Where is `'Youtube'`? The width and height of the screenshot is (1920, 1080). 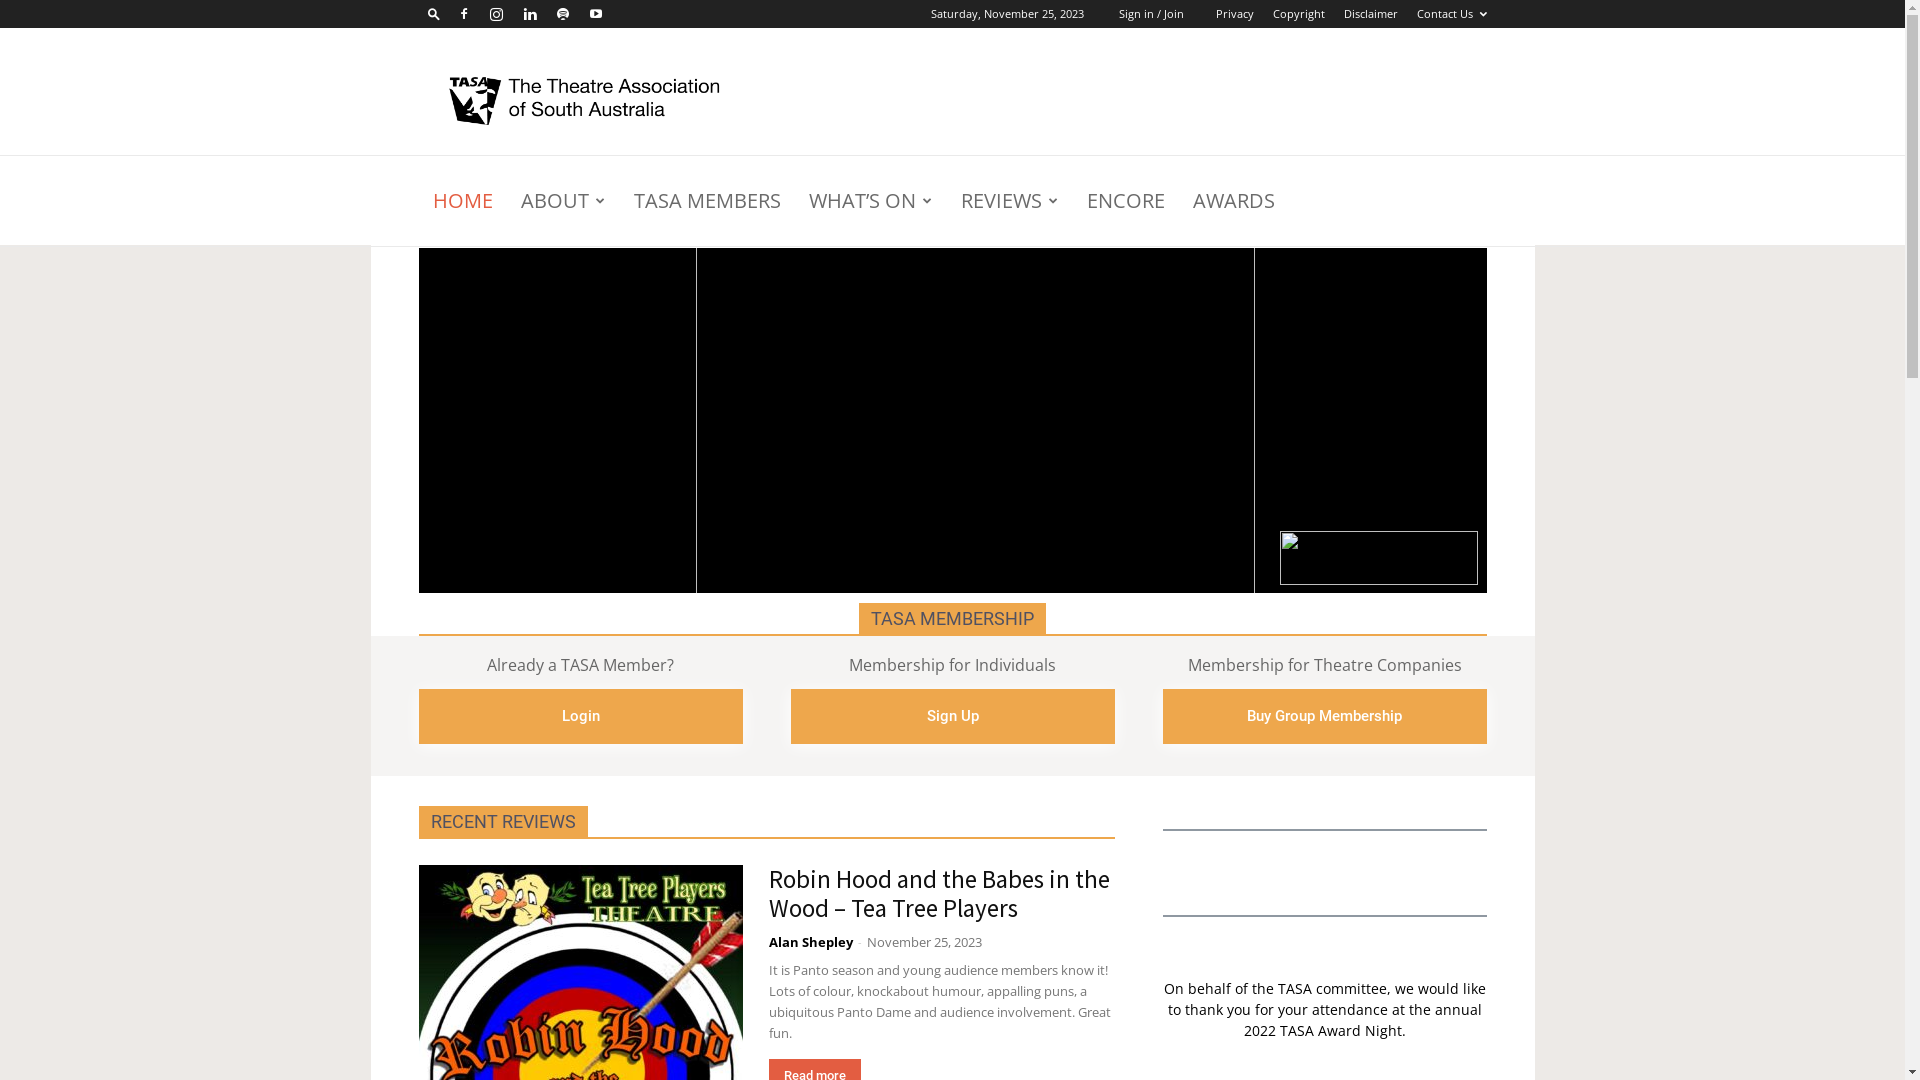 'Youtube' is located at coordinates (594, 14).